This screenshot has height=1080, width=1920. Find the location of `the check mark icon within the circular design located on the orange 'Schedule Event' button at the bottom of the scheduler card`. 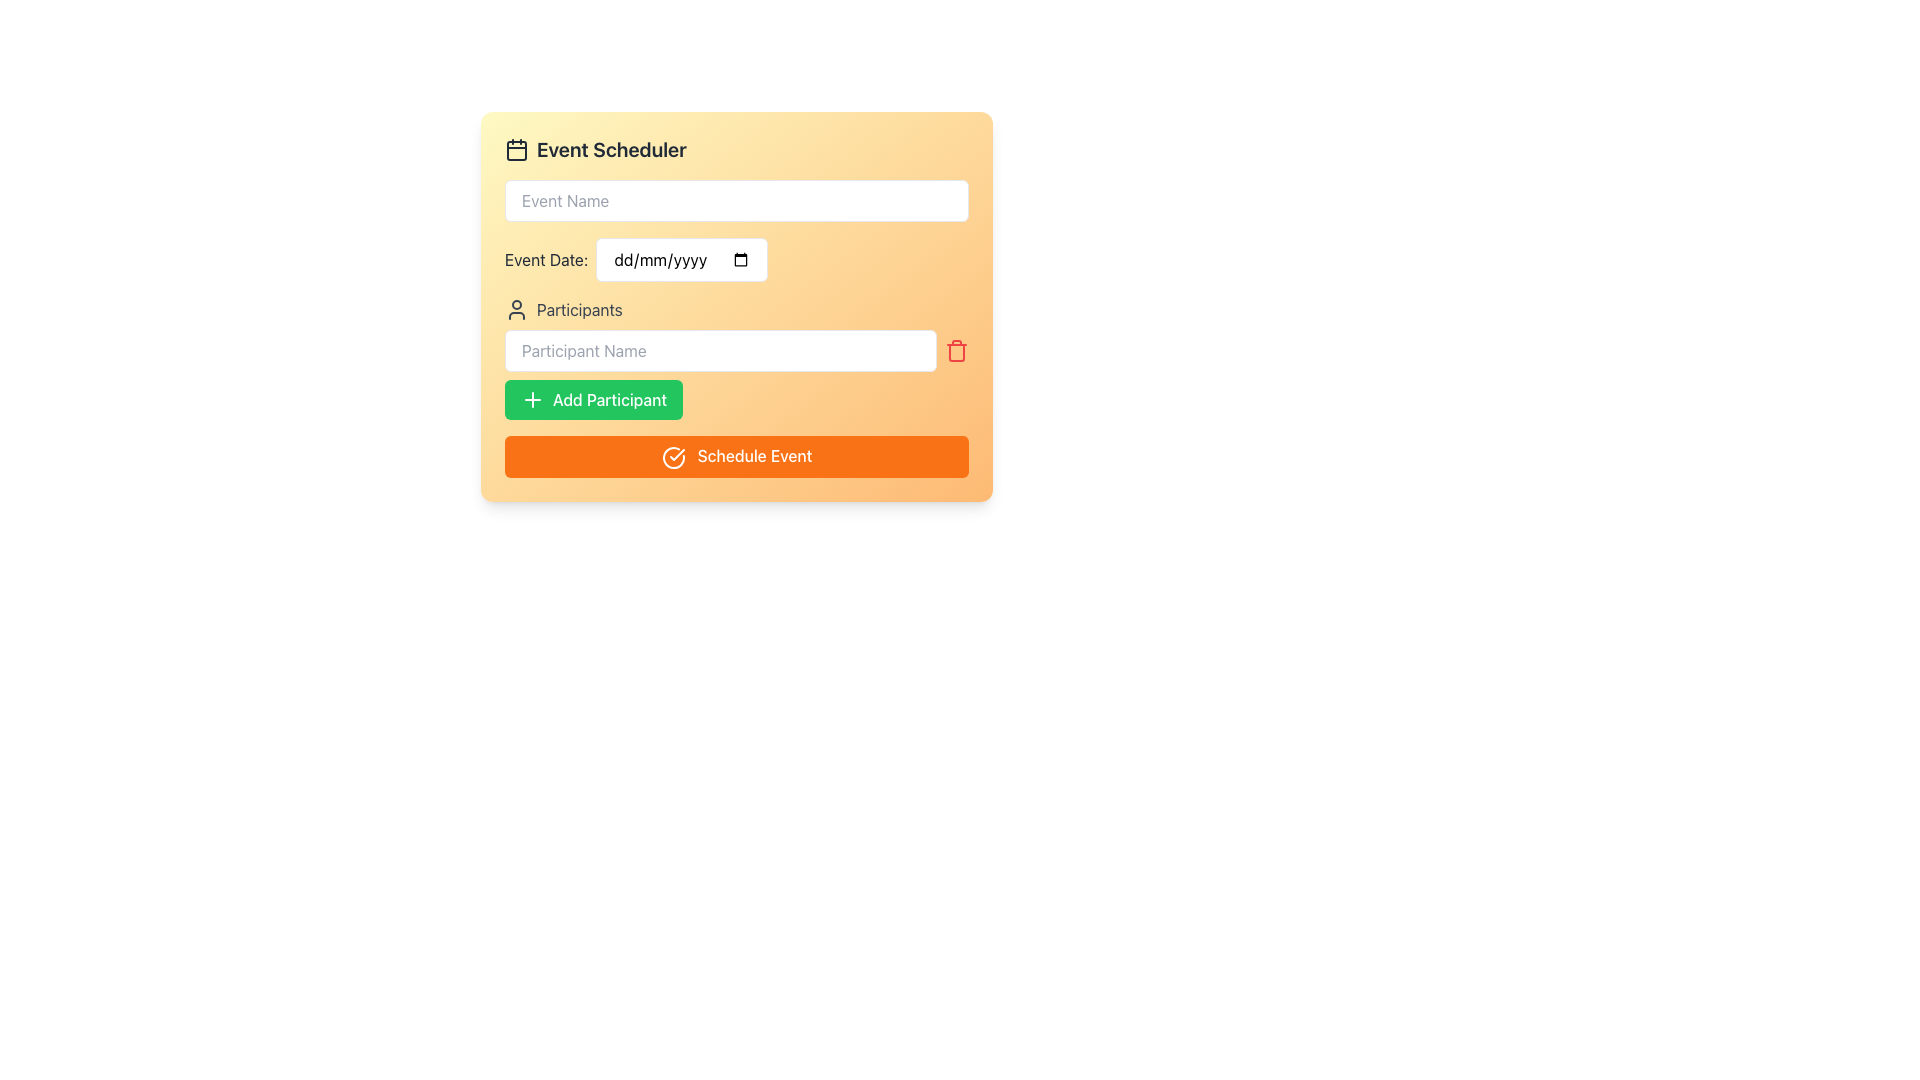

the check mark icon within the circular design located on the orange 'Schedule Event' button at the bottom of the scheduler card is located at coordinates (676, 454).